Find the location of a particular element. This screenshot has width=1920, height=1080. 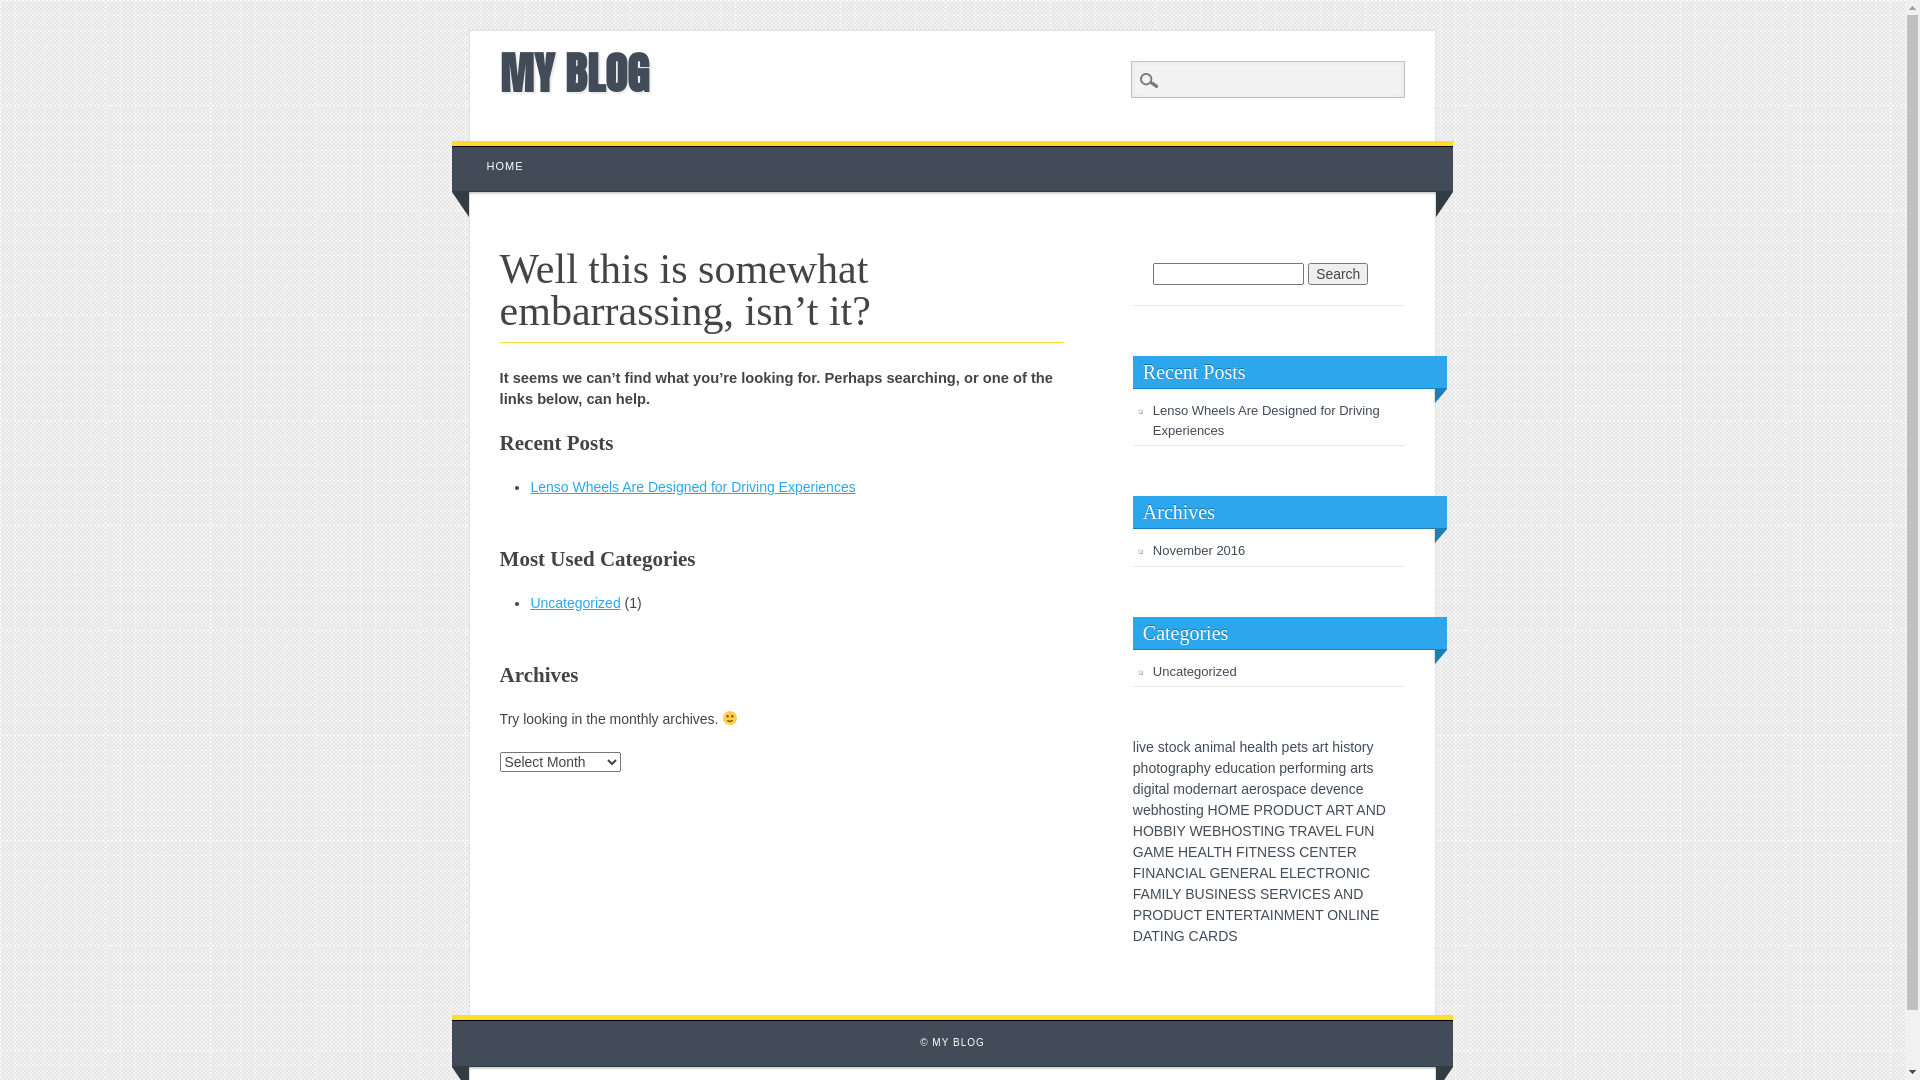

'p' is located at coordinates (1137, 766).